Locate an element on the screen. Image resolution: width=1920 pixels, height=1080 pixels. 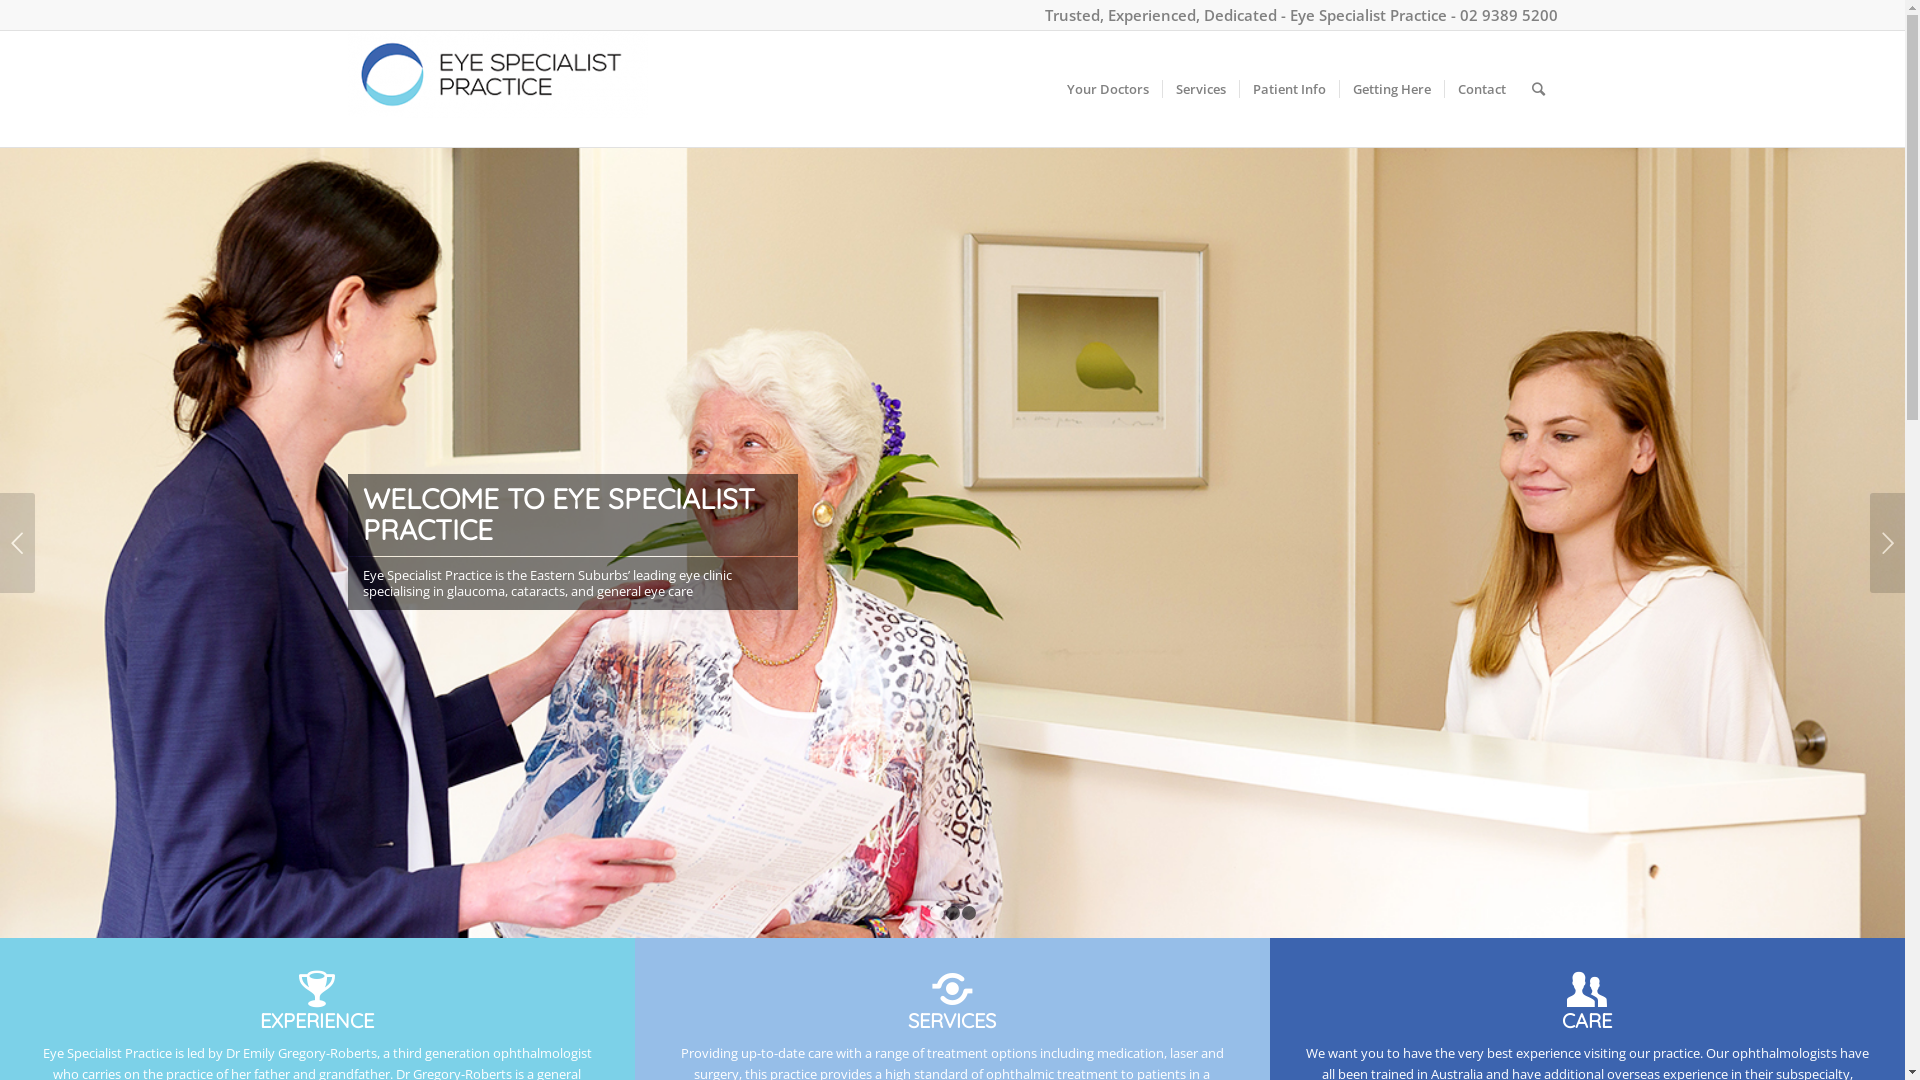
'Contact' is located at coordinates (1481, 87).